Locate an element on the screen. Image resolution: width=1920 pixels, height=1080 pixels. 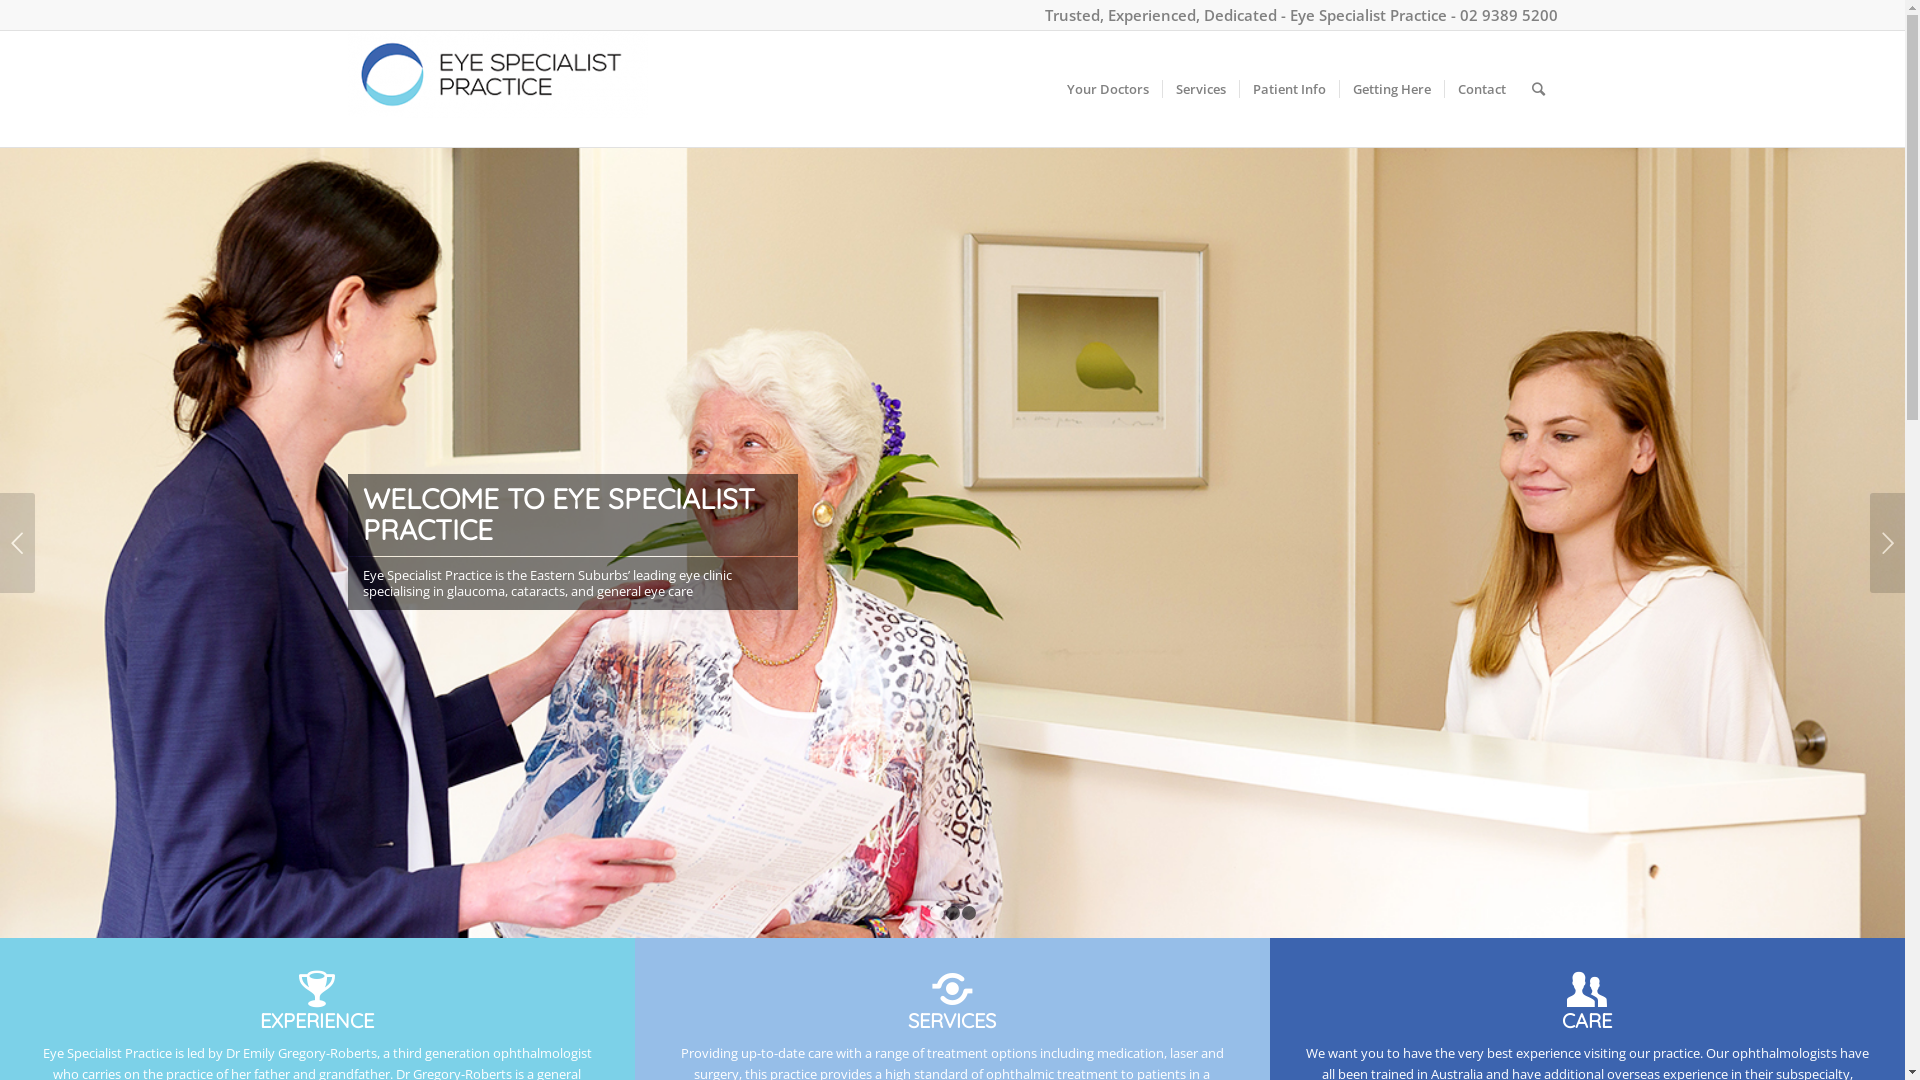
'Contact' is located at coordinates (1481, 87).